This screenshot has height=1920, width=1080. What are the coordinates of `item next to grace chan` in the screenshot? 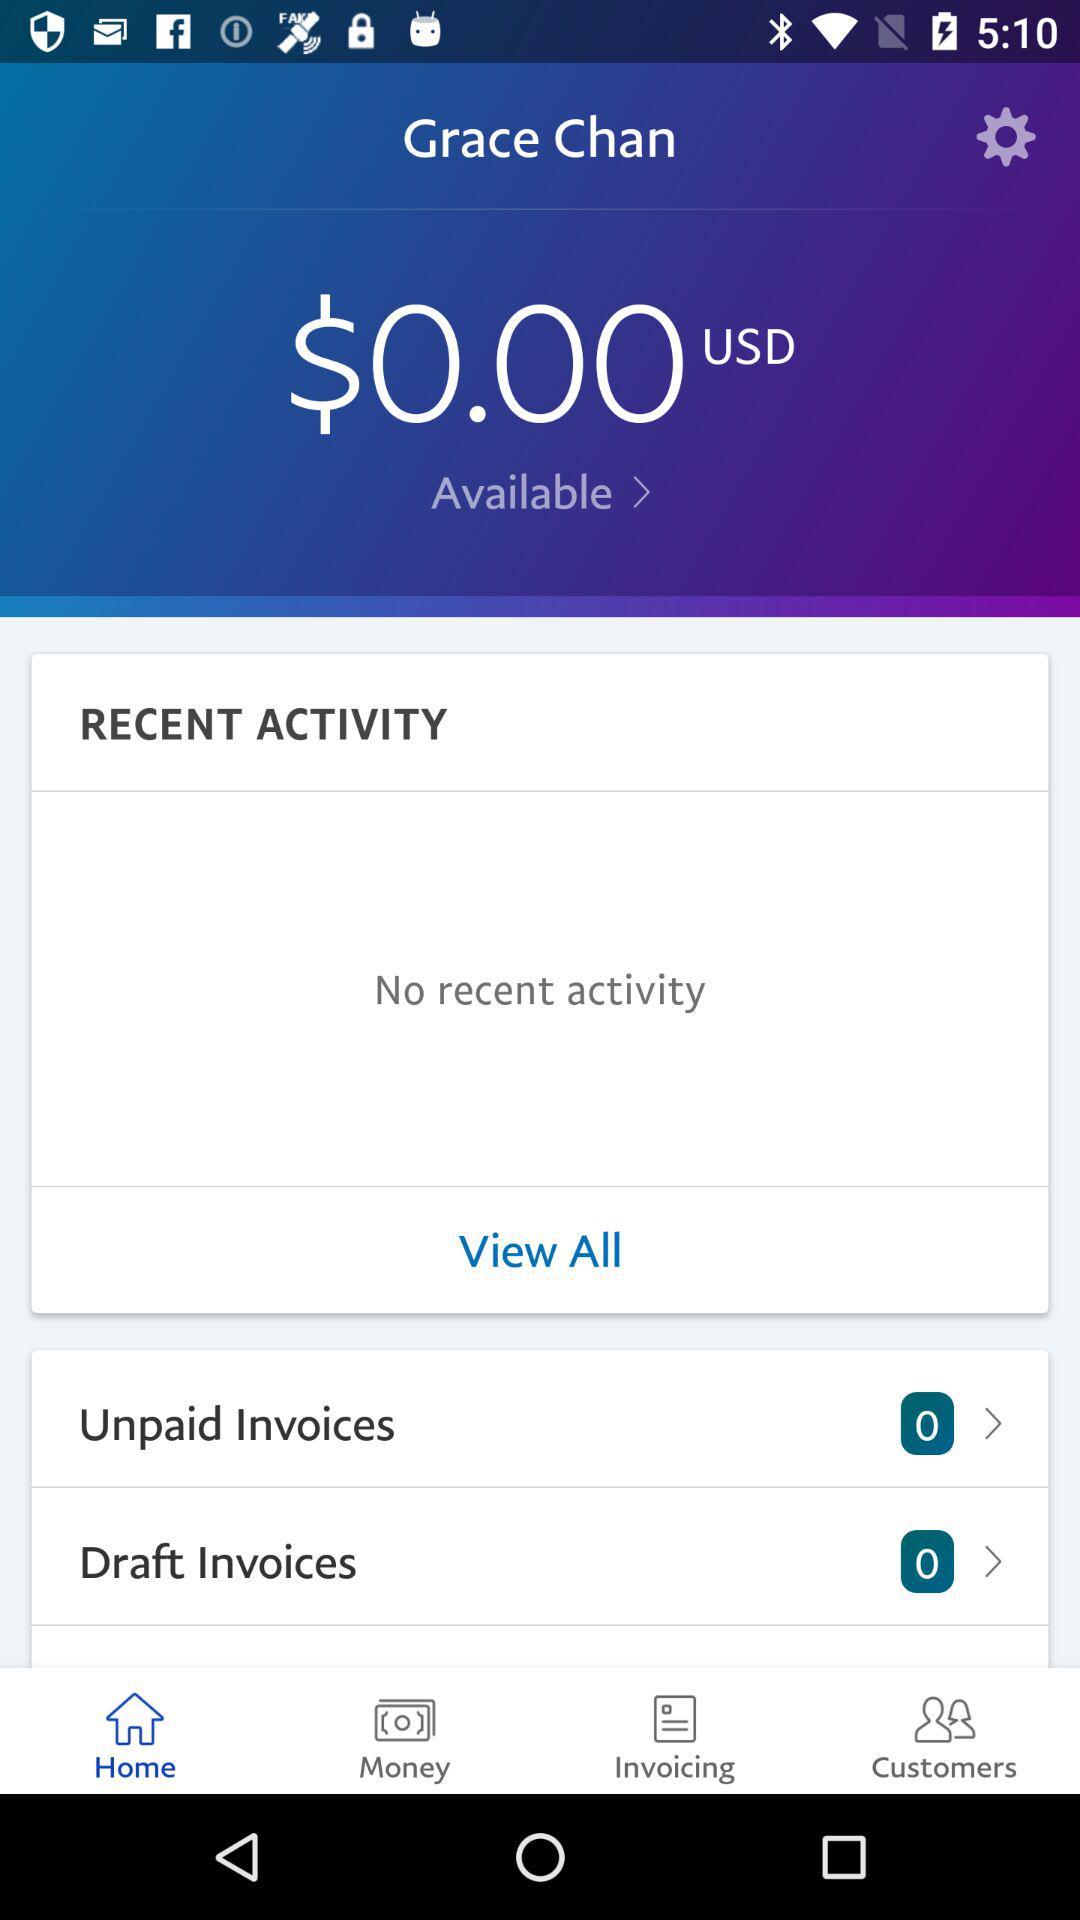 It's located at (1006, 135).